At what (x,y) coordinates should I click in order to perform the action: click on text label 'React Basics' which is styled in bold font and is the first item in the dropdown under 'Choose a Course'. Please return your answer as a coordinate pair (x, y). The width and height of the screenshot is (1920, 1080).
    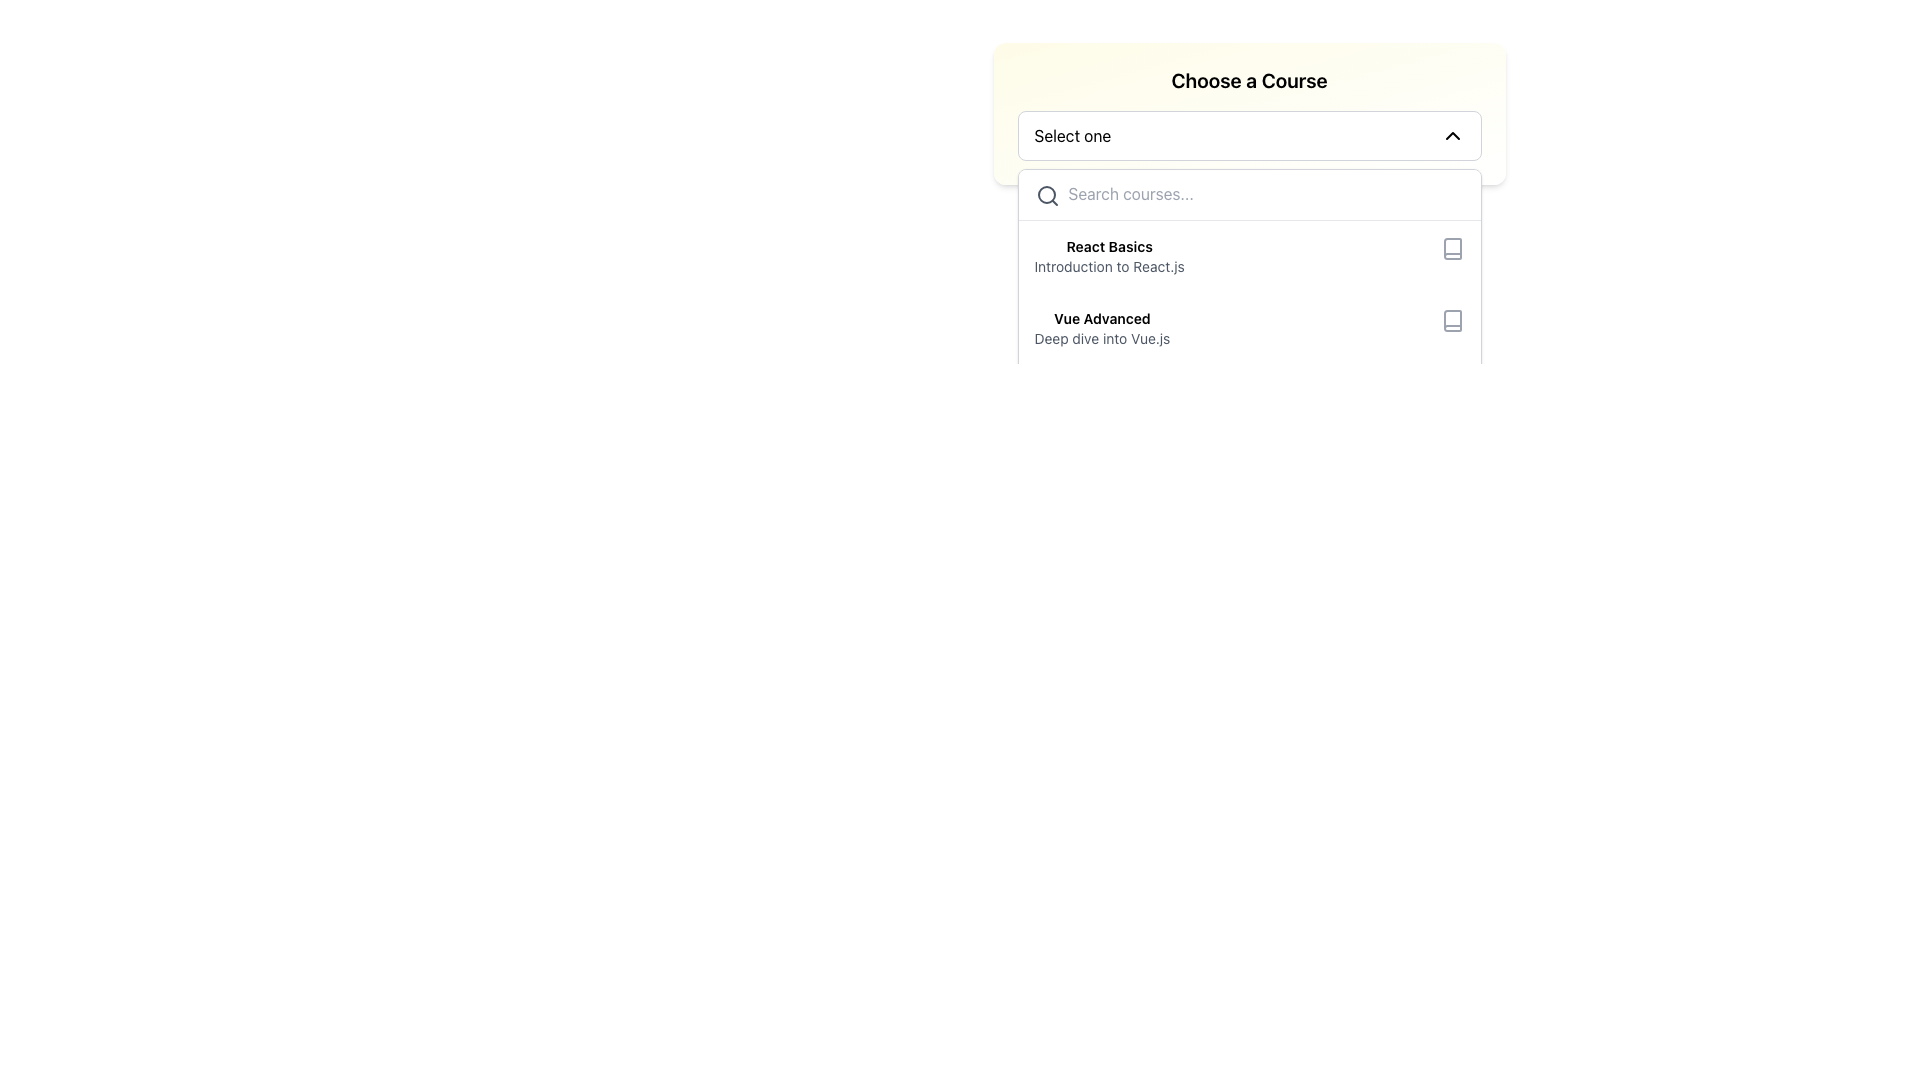
    Looking at the image, I should click on (1108, 245).